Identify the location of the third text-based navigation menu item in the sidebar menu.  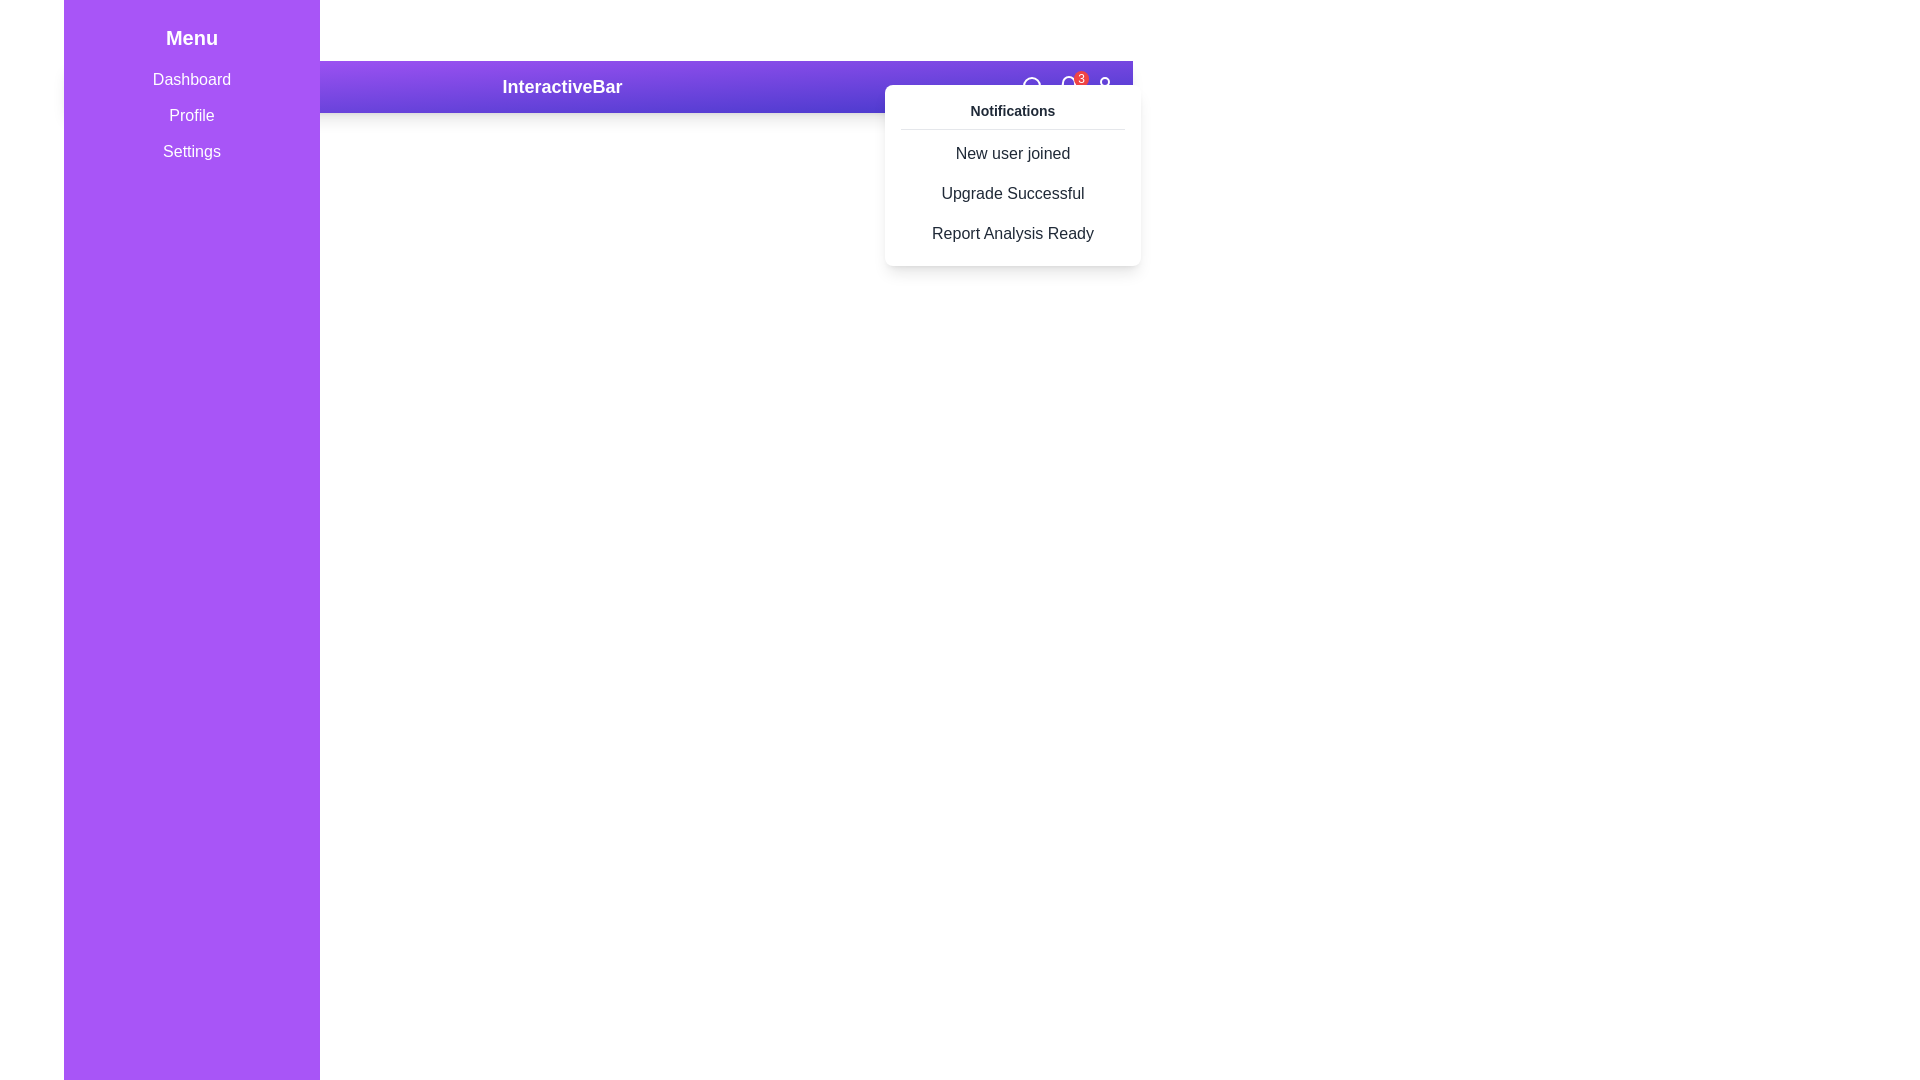
(192, 150).